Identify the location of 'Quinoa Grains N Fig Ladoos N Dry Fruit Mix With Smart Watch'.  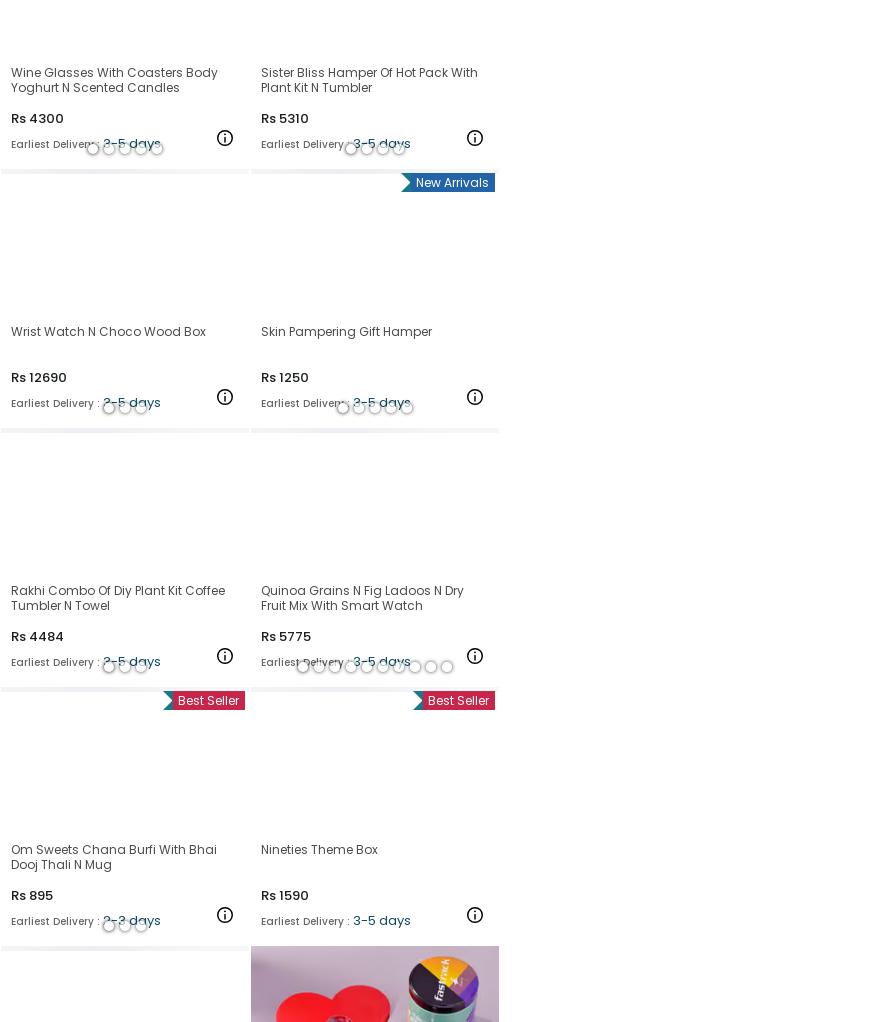
(362, 596).